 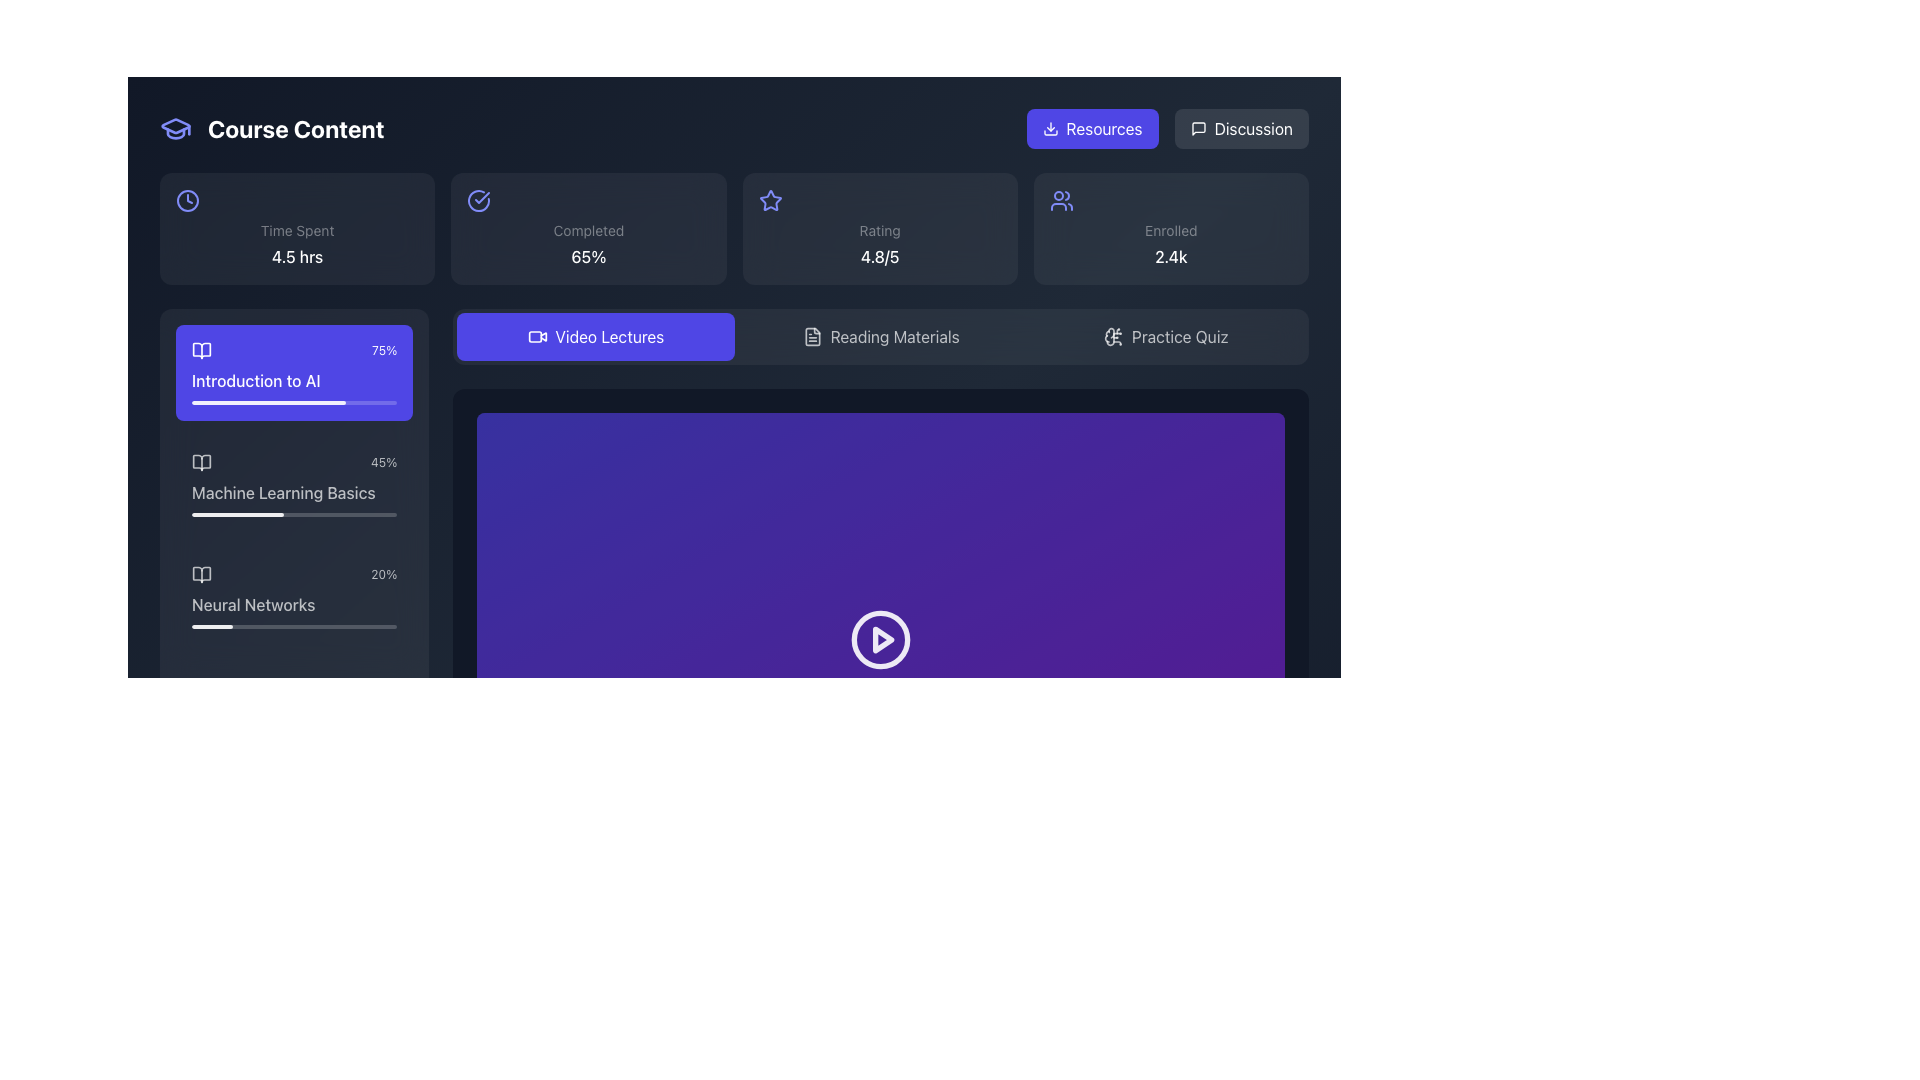 I want to click on the displayed percentage on the progress indicator card, which is the second item in a grid of four cards in the top row, second column, so click(x=587, y=227).